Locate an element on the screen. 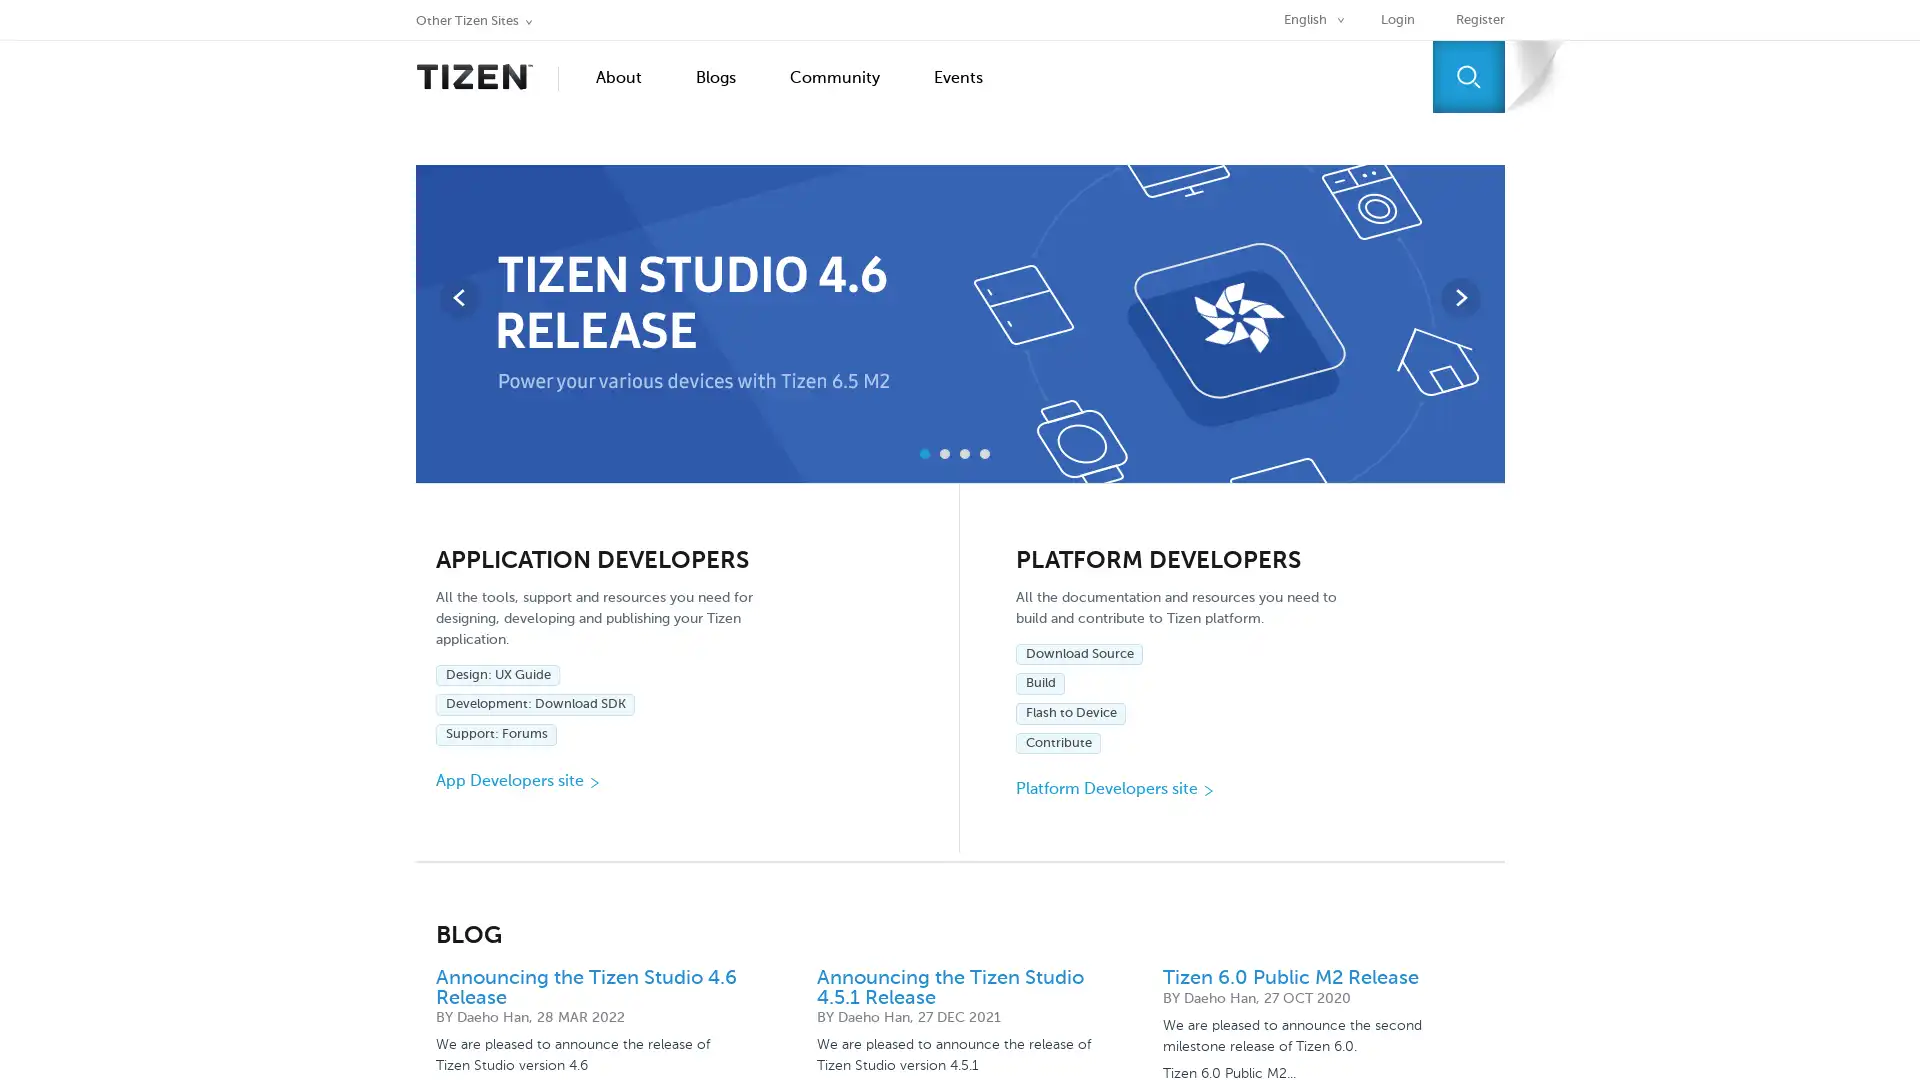 This screenshot has height=1080, width=1920. PREVIOUS is located at coordinates (458, 297).